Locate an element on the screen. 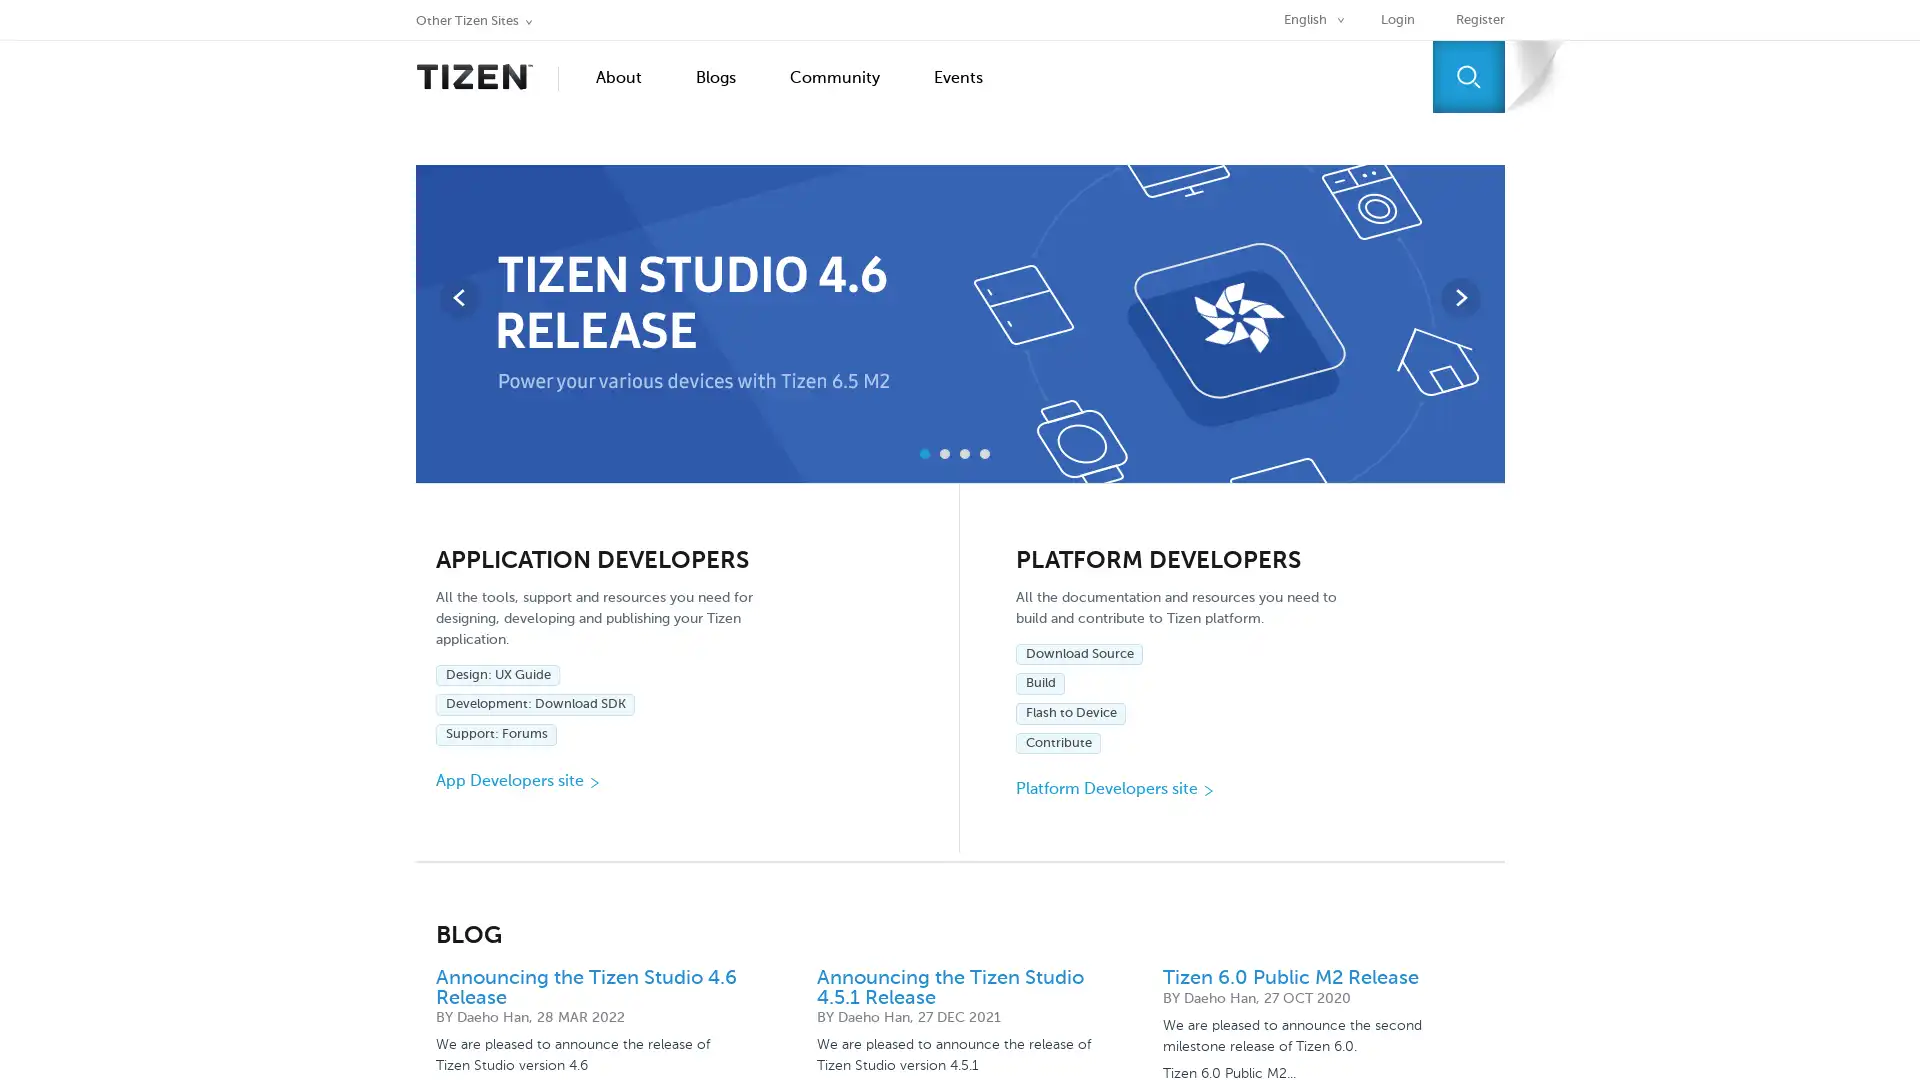 This screenshot has height=1080, width=1920. PREVIOUS is located at coordinates (458, 297).